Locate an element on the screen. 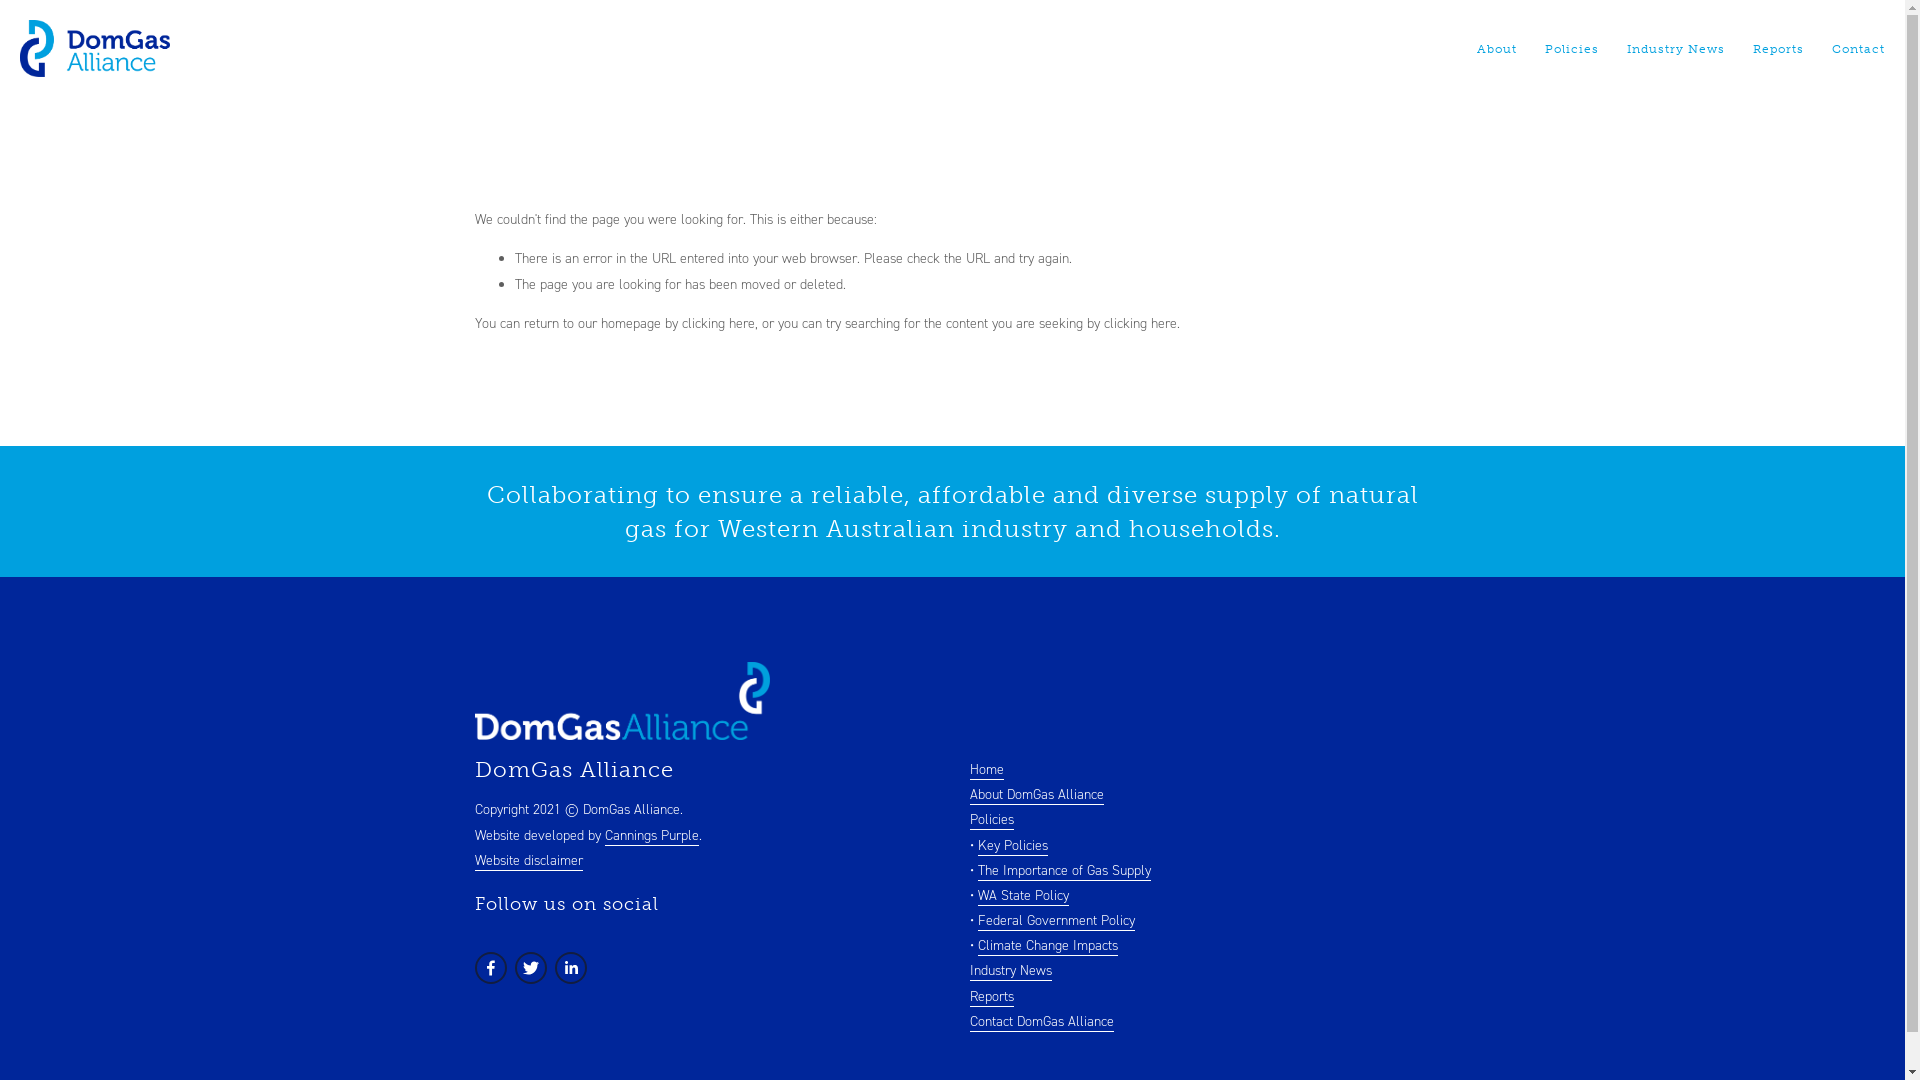 This screenshot has height=1080, width=1920. 'About DomGas Alliance' is located at coordinates (1036, 793).